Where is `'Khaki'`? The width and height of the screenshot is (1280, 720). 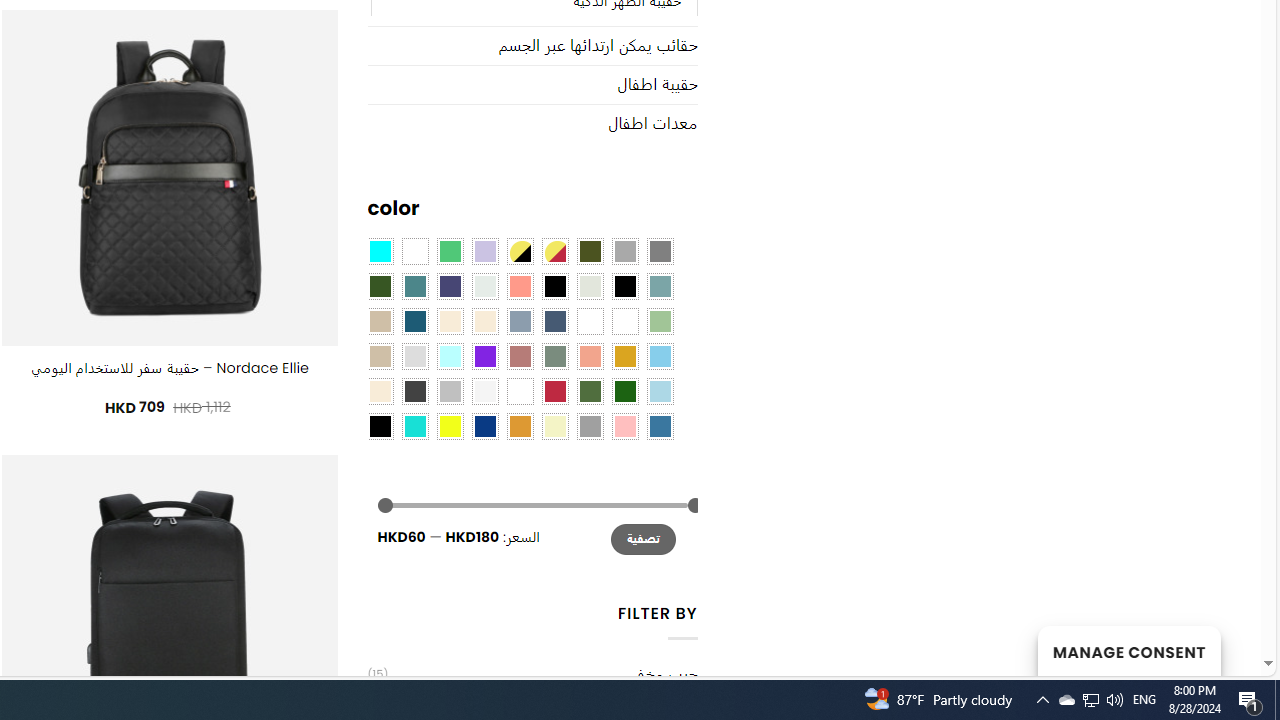 'Khaki' is located at coordinates (623, 320).